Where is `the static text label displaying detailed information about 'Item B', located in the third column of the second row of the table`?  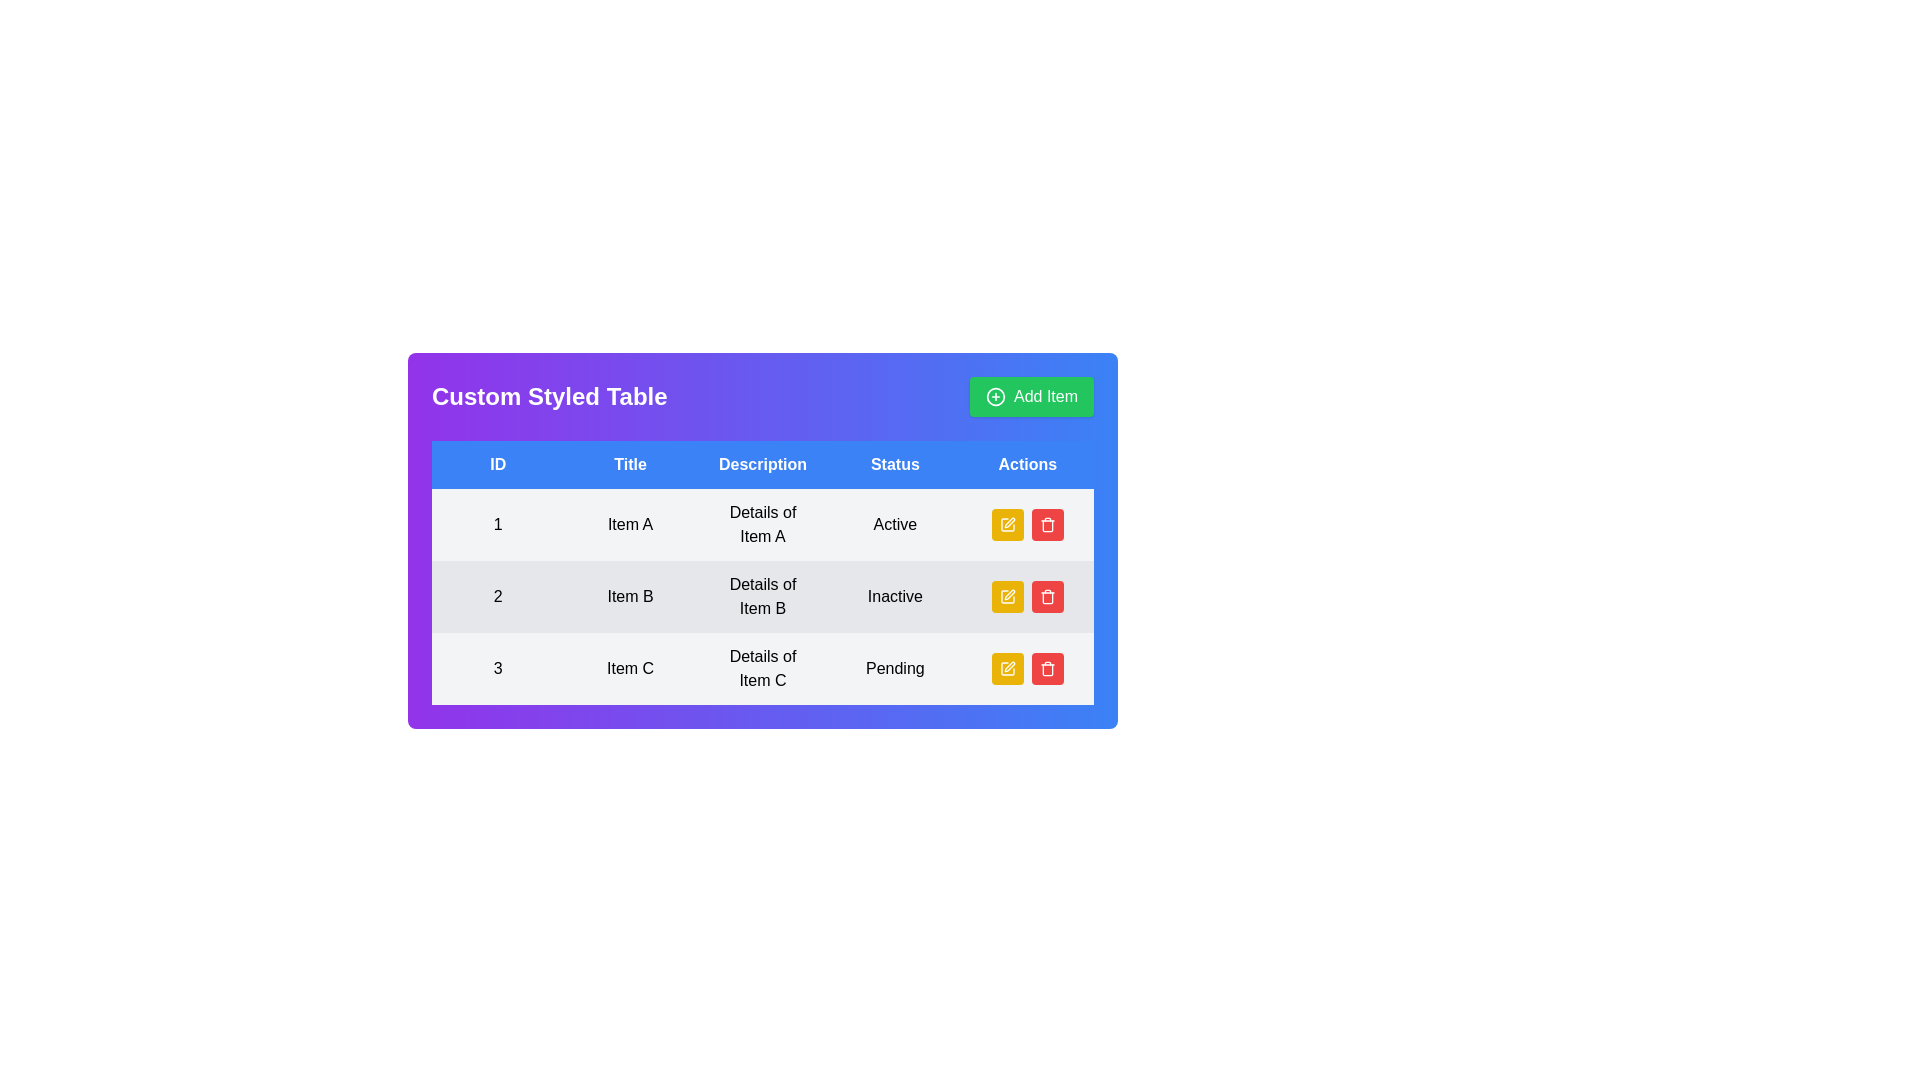
the static text label displaying detailed information about 'Item B', located in the third column of the second row of the table is located at coordinates (762, 596).